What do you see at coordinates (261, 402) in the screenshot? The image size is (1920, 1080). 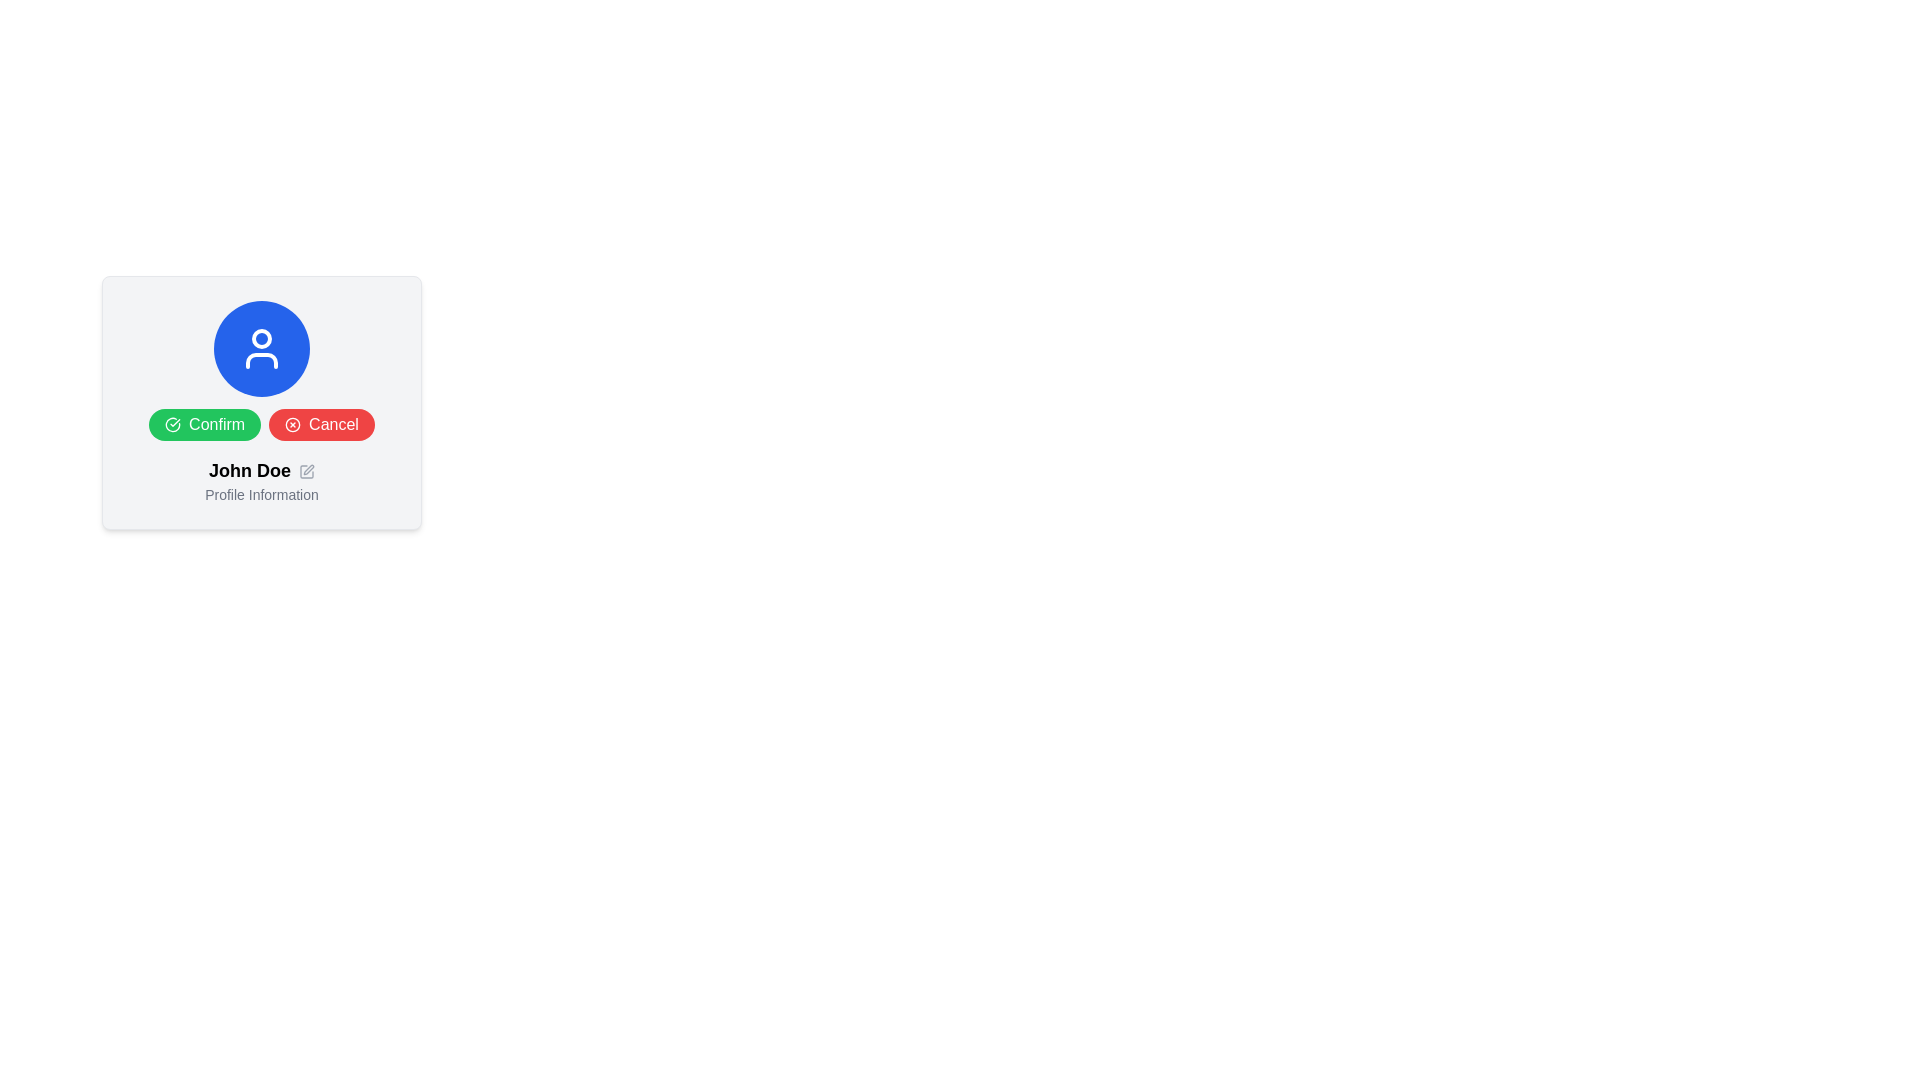 I see `the Confirm button located in the Interactive user profile panel, which features a green button labeled 'Confirm' below a blue circular user icon` at bounding box center [261, 402].